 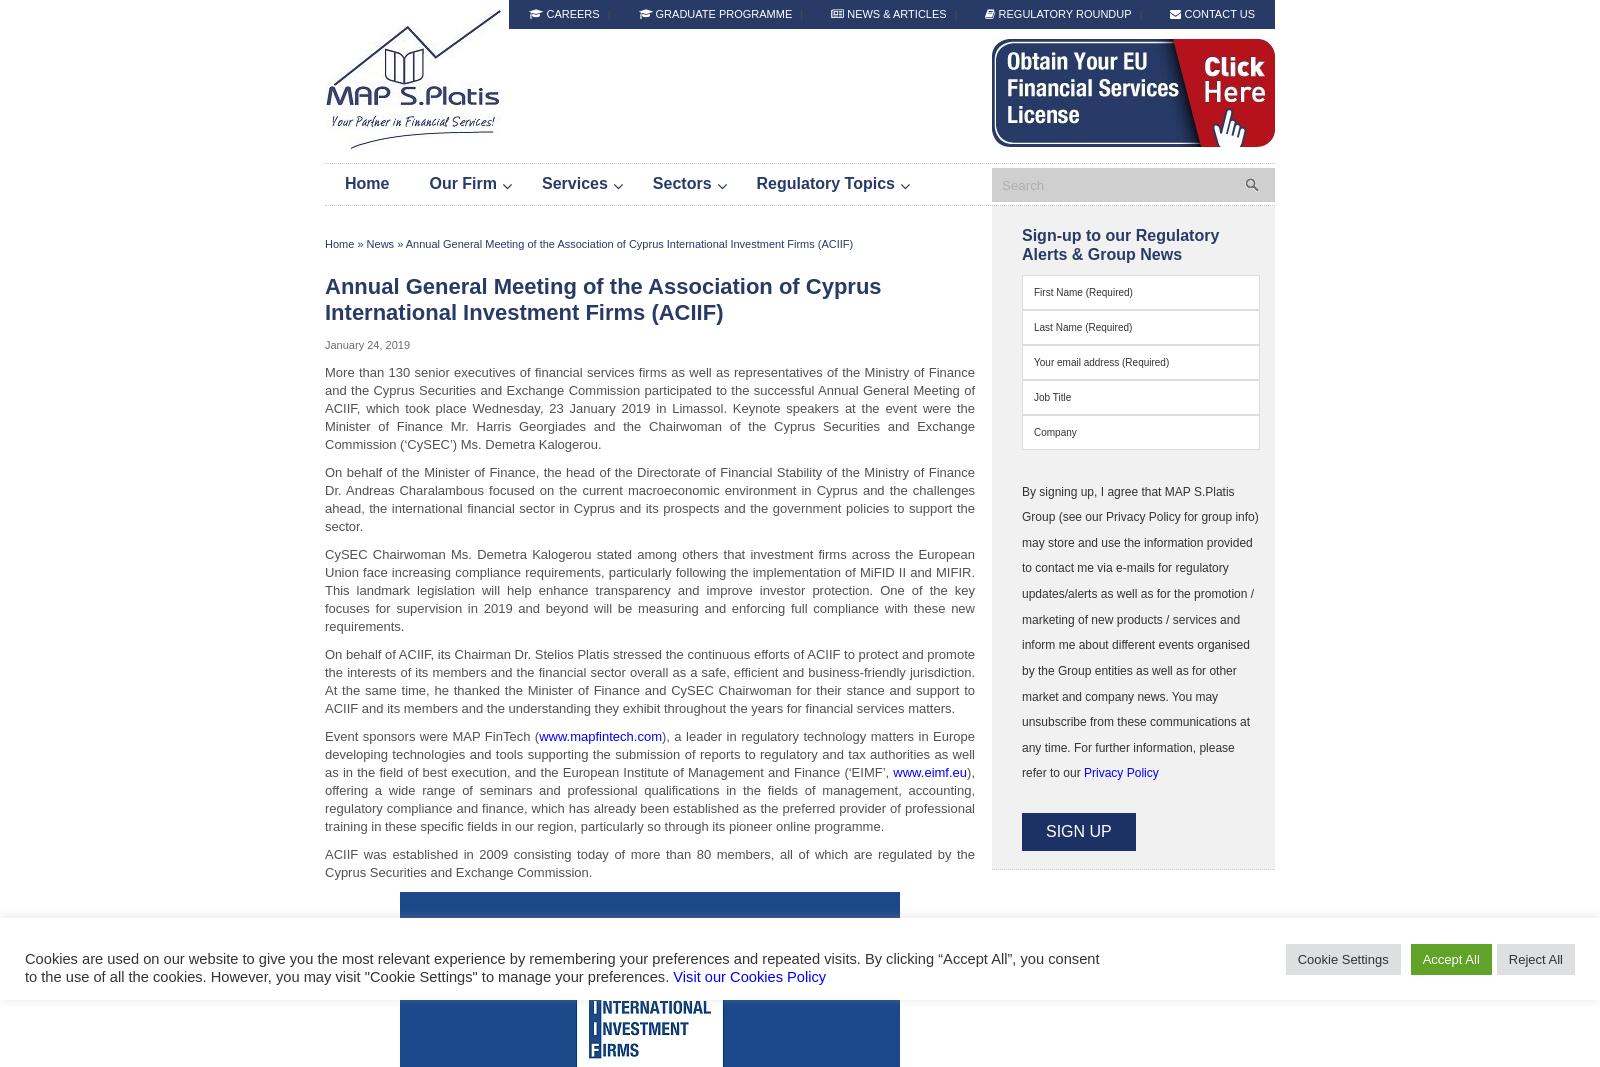 I want to click on 'Reject All', so click(x=1535, y=958).